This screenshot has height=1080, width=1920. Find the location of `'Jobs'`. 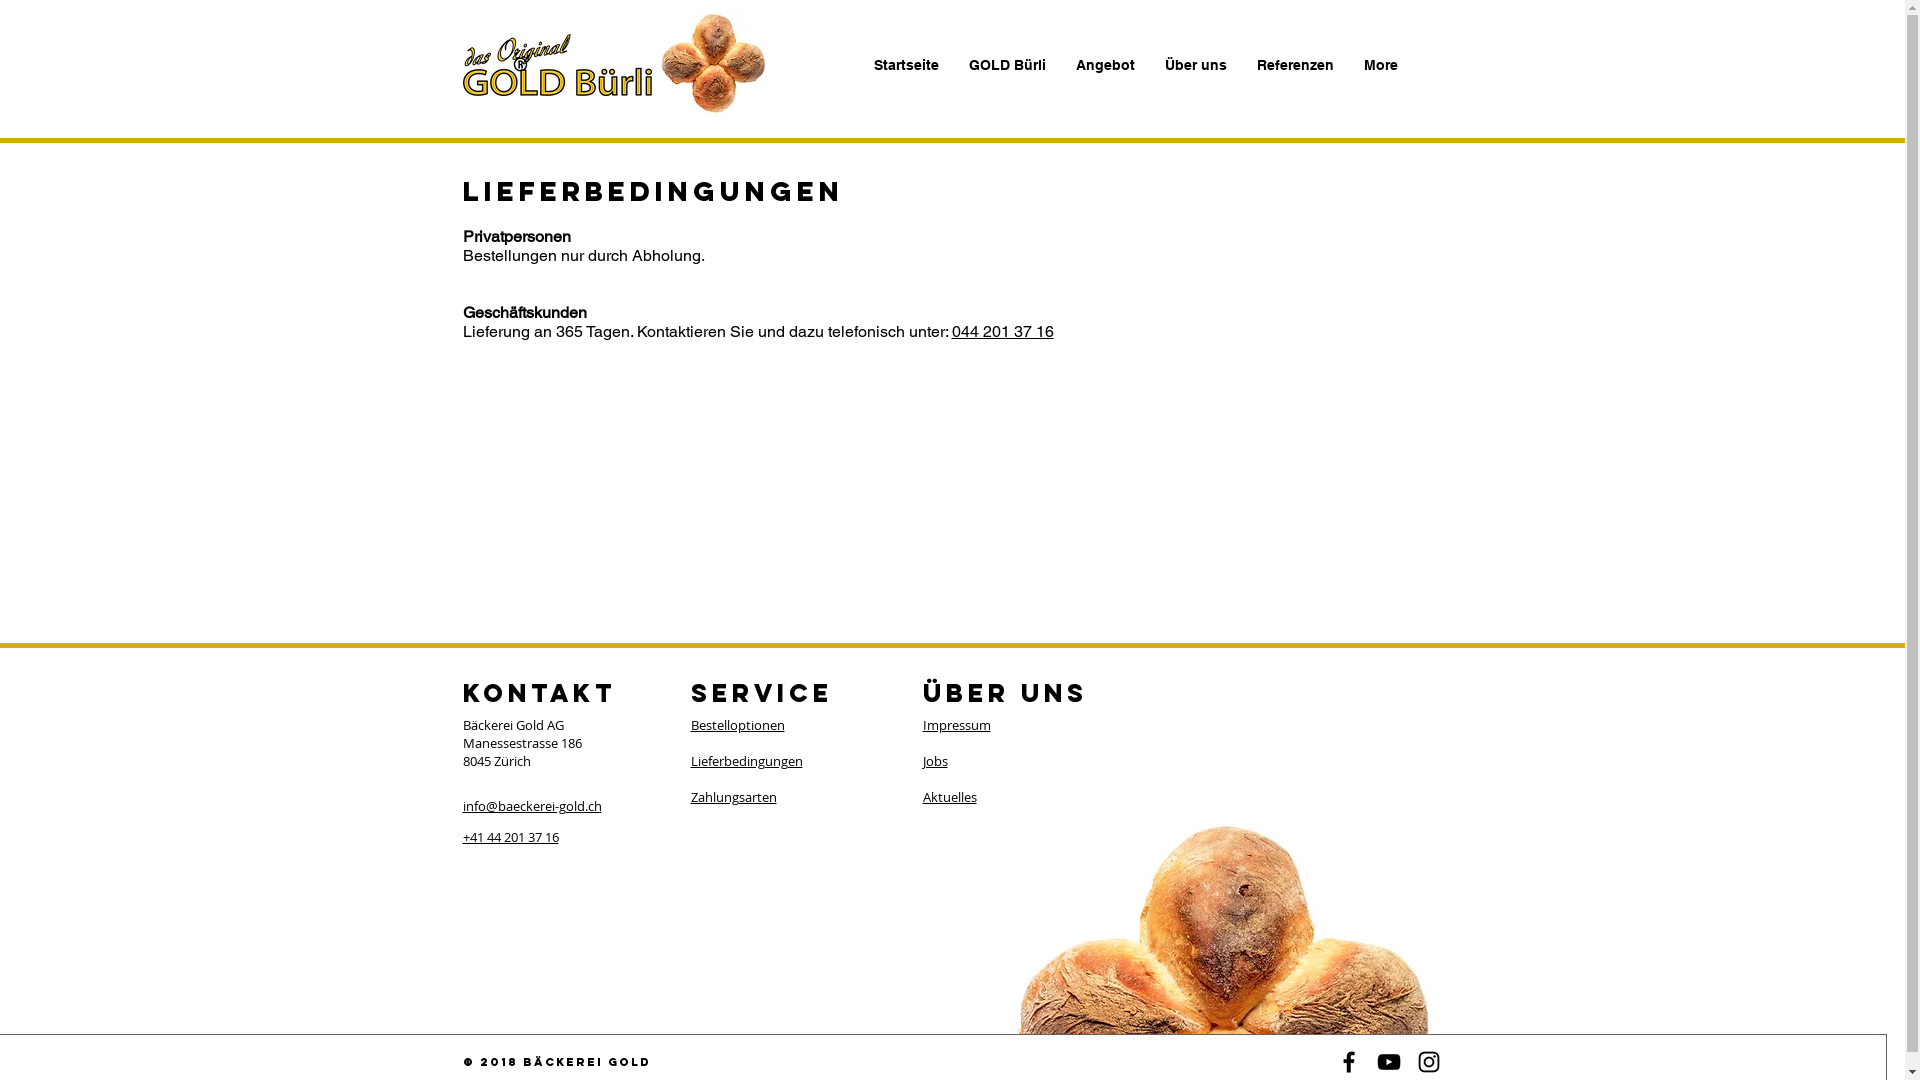

'Jobs' is located at coordinates (933, 760).